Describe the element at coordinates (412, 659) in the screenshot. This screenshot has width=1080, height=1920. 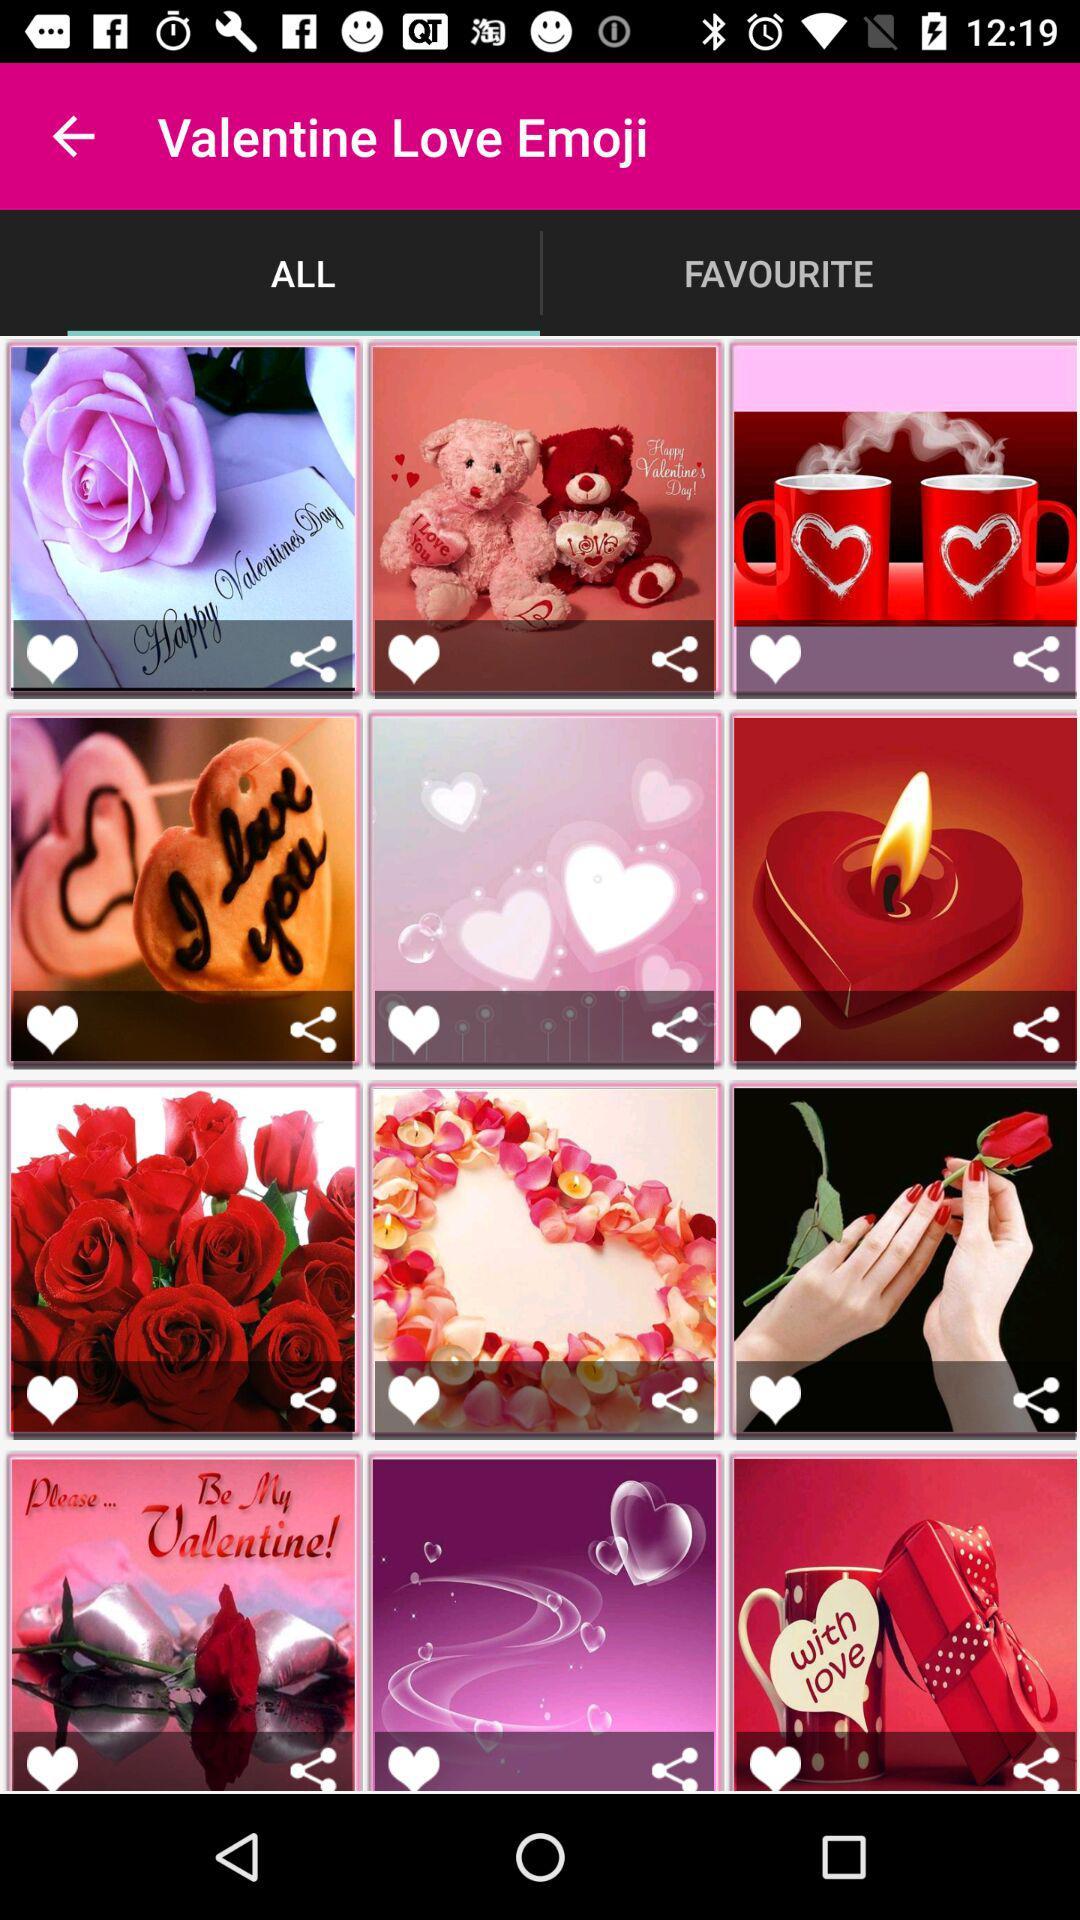
I see `love/like` at that location.